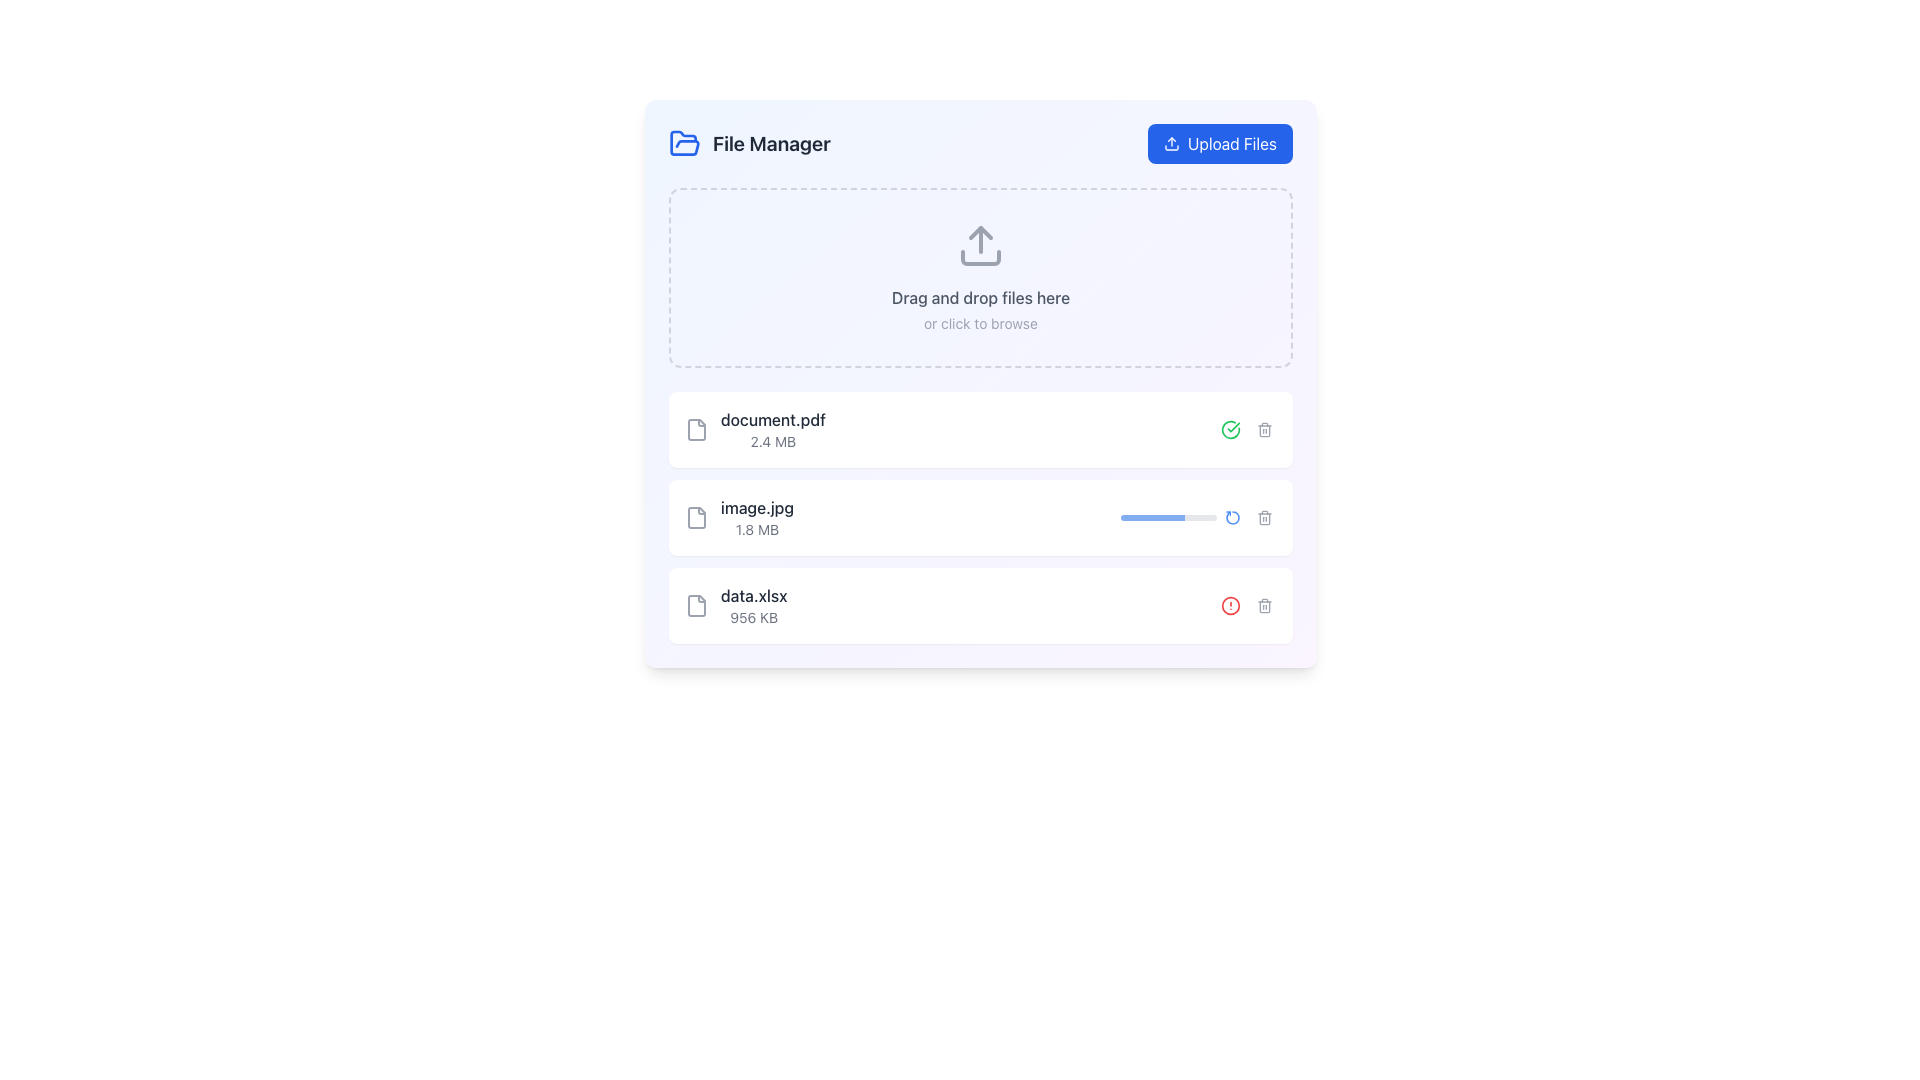 The height and width of the screenshot is (1080, 1920). I want to click on the textual display of file metadata showing 'data.xlsx' and '956 KB', so click(735, 604).